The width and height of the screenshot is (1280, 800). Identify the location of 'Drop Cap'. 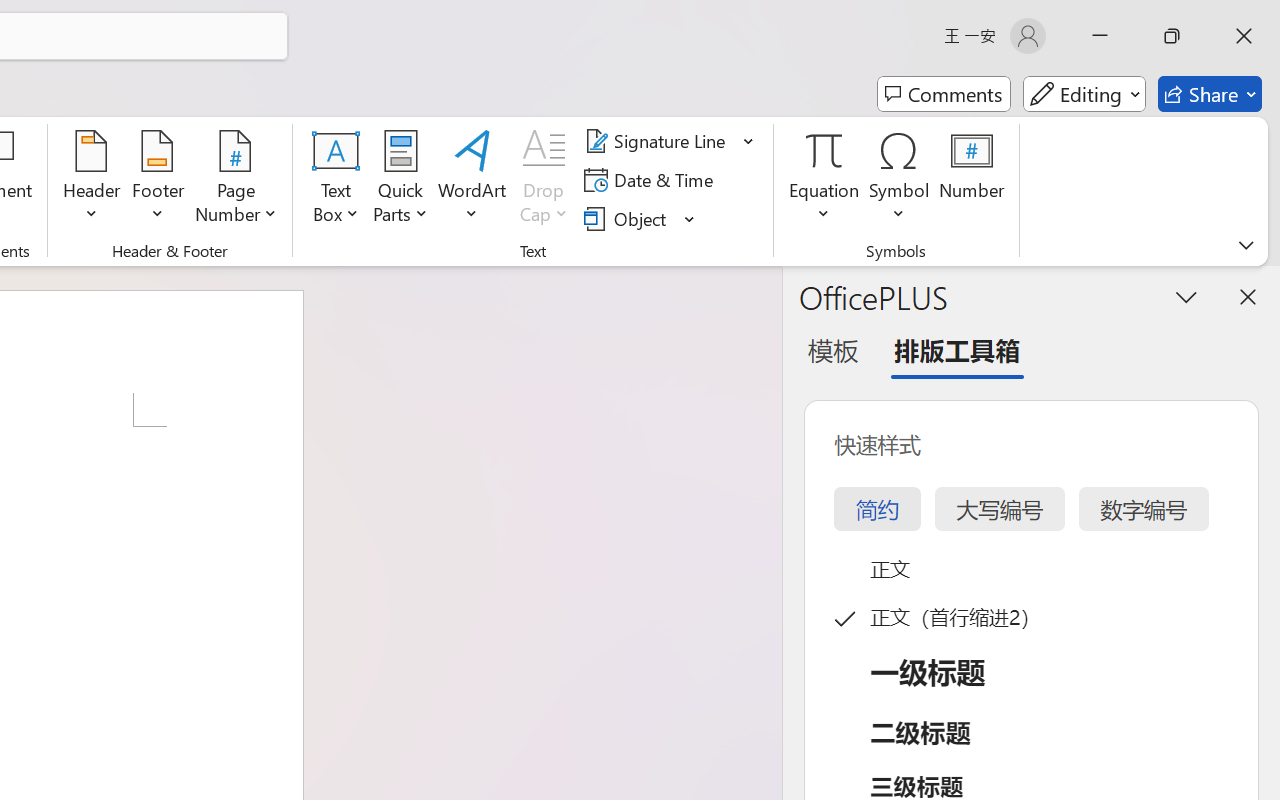
(544, 179).